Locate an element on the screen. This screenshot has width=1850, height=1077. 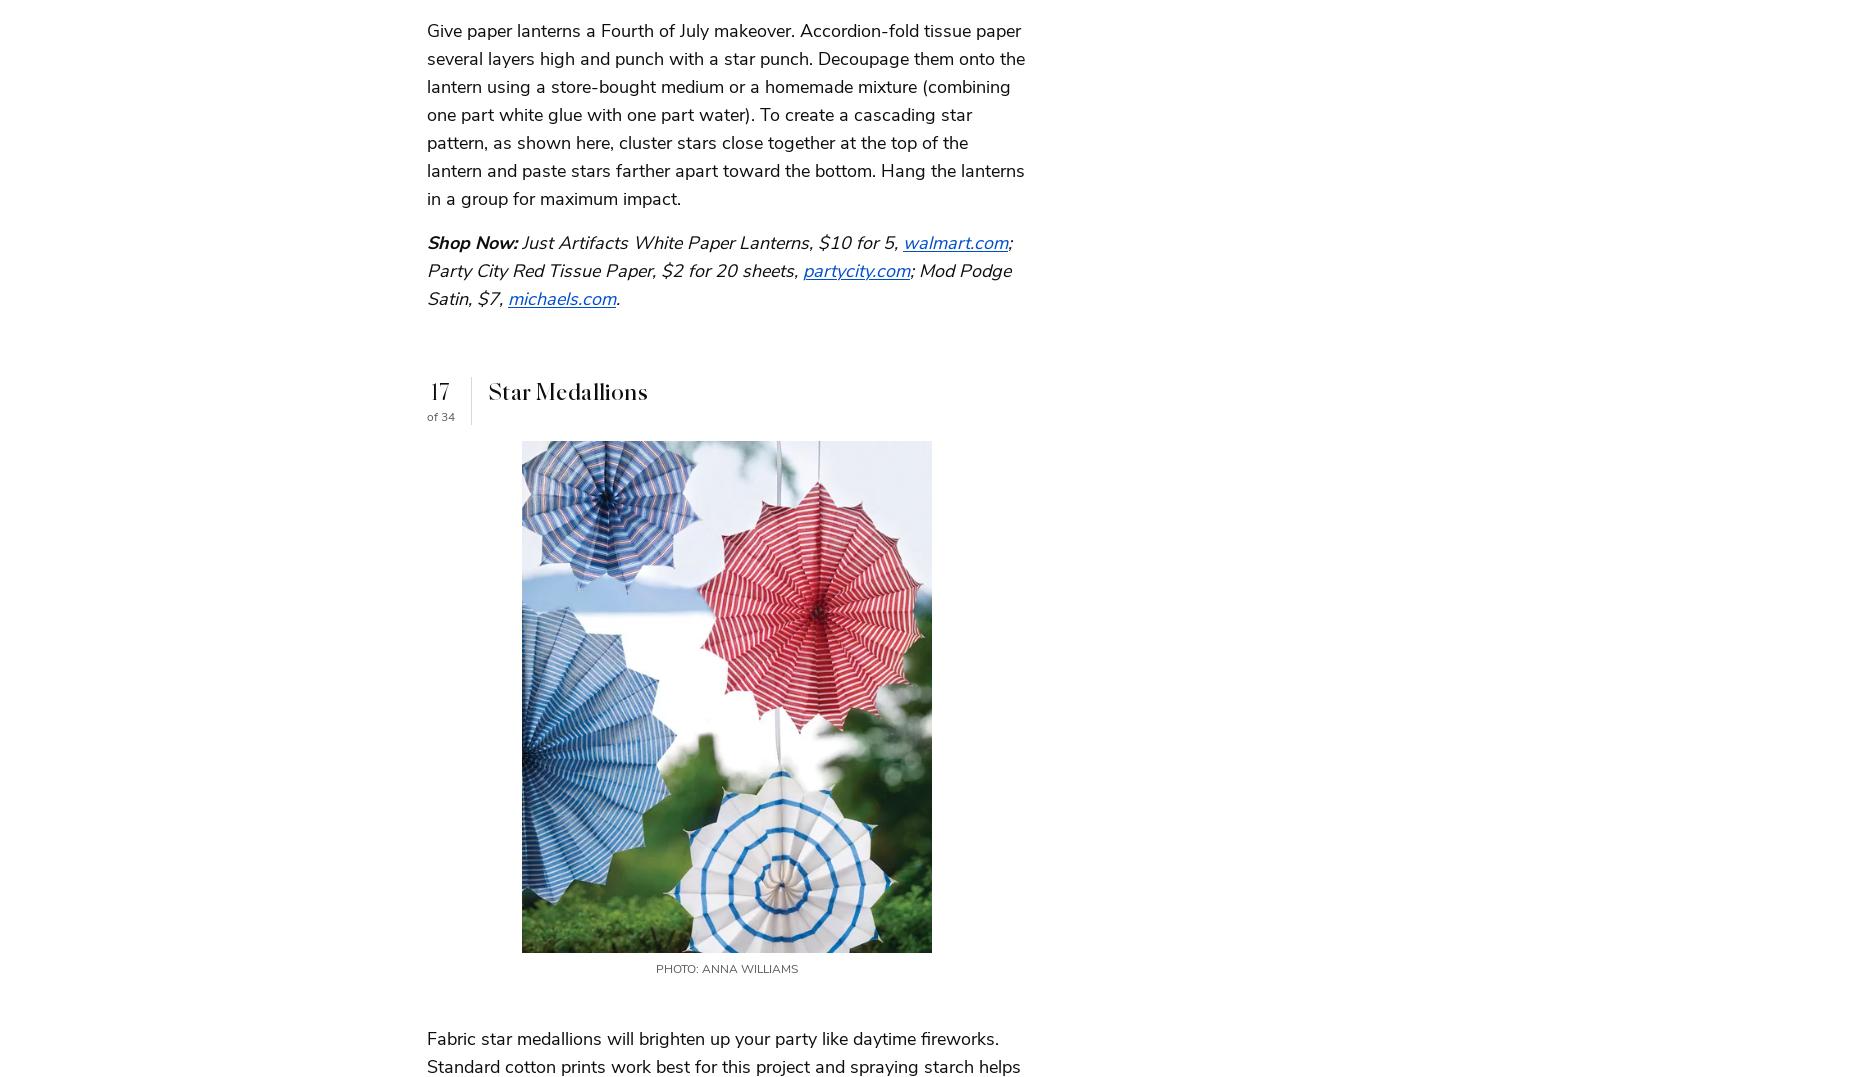
'Give paper lanterns a Fourth of July makeover. Accordion-fold tissue paper several layers high and punch with a star punch. Decoupage them onto the lantern using a store-bought medium or a homemade mixture (combining one part white glue with one part water). To create a cascading star pattern, as shown here, cluster stars close together at the top of the lantern and paste stars farther apart toward the bottom. Hang the lanterns in a group for maximum impact.' is located at coordinates (725, 112).